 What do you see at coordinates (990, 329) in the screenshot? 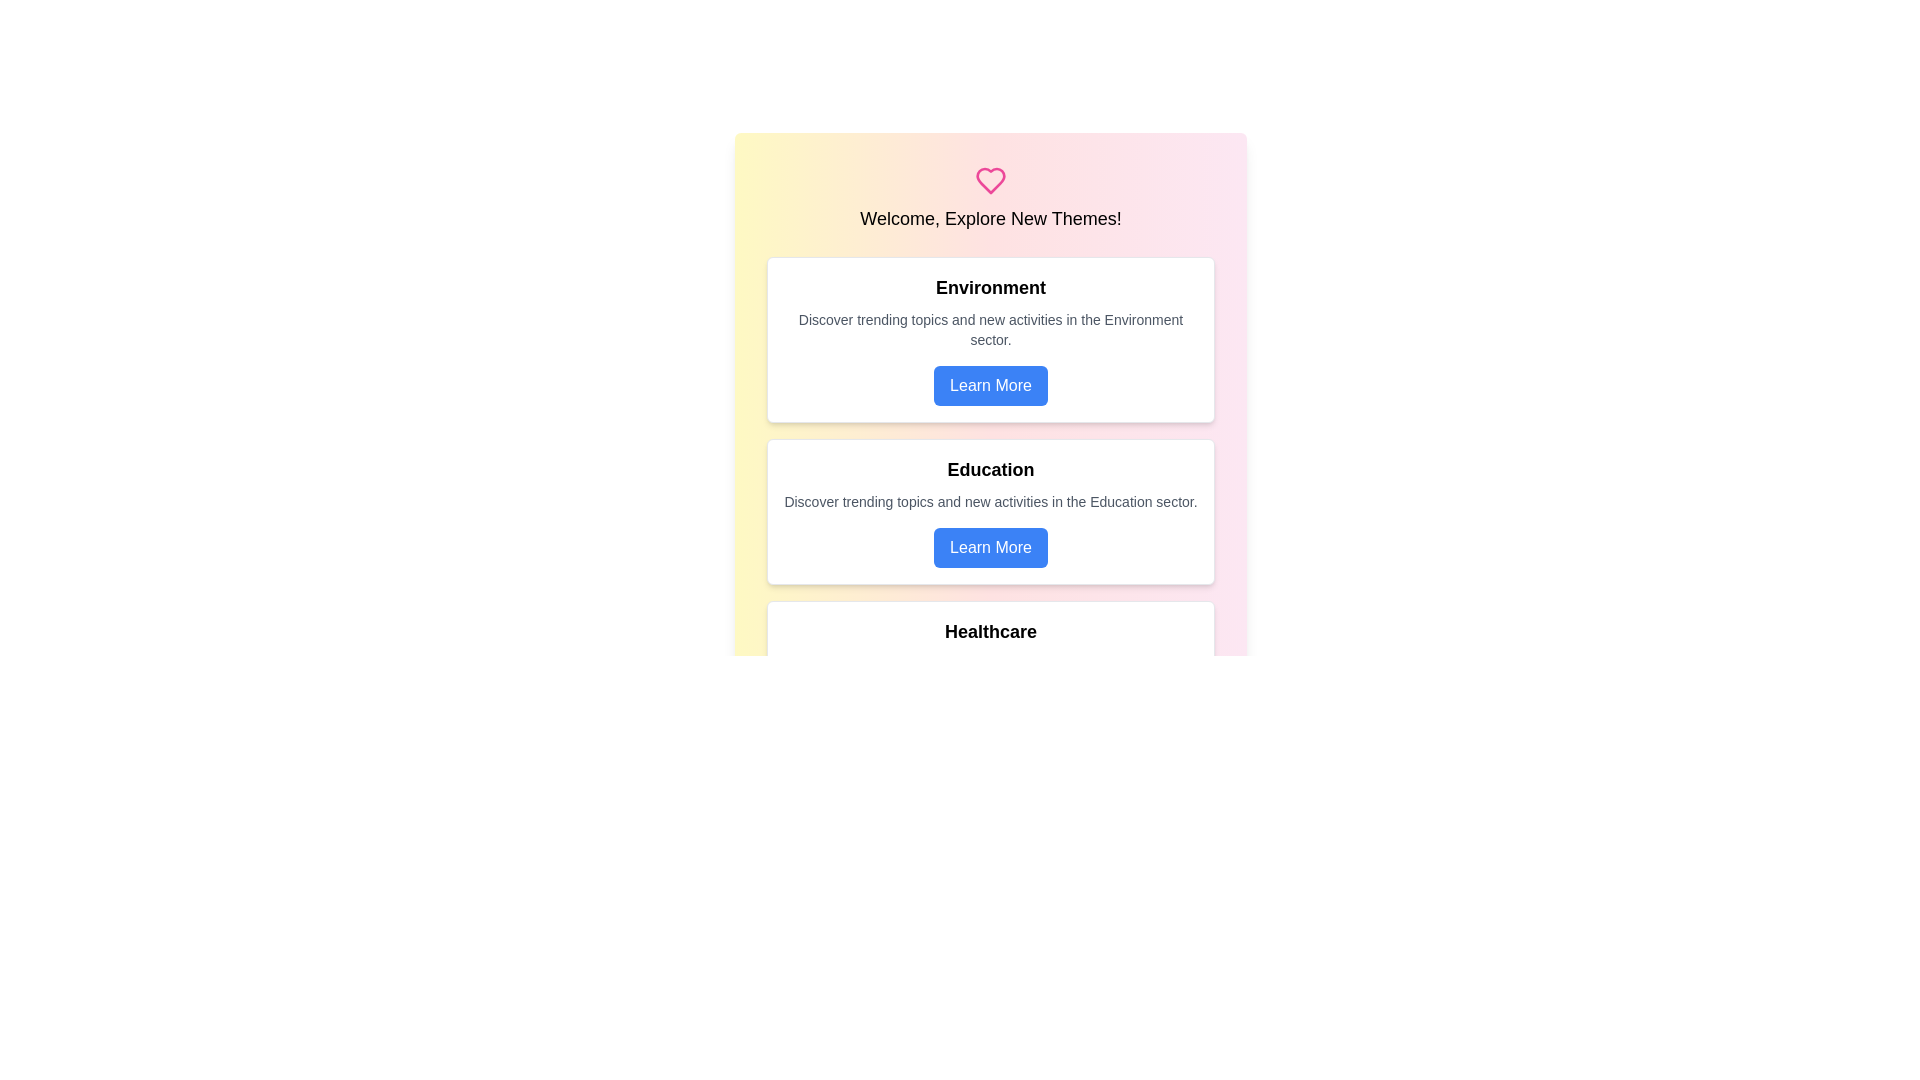
I see `informative text that conveys the message 'Discover trending topics and new activities in the Environment sector.' It is styled with a smaller font size and gray text color, located below the heading 'Environment' and above the 'Learn More' button` at bounding box center [990, 329].